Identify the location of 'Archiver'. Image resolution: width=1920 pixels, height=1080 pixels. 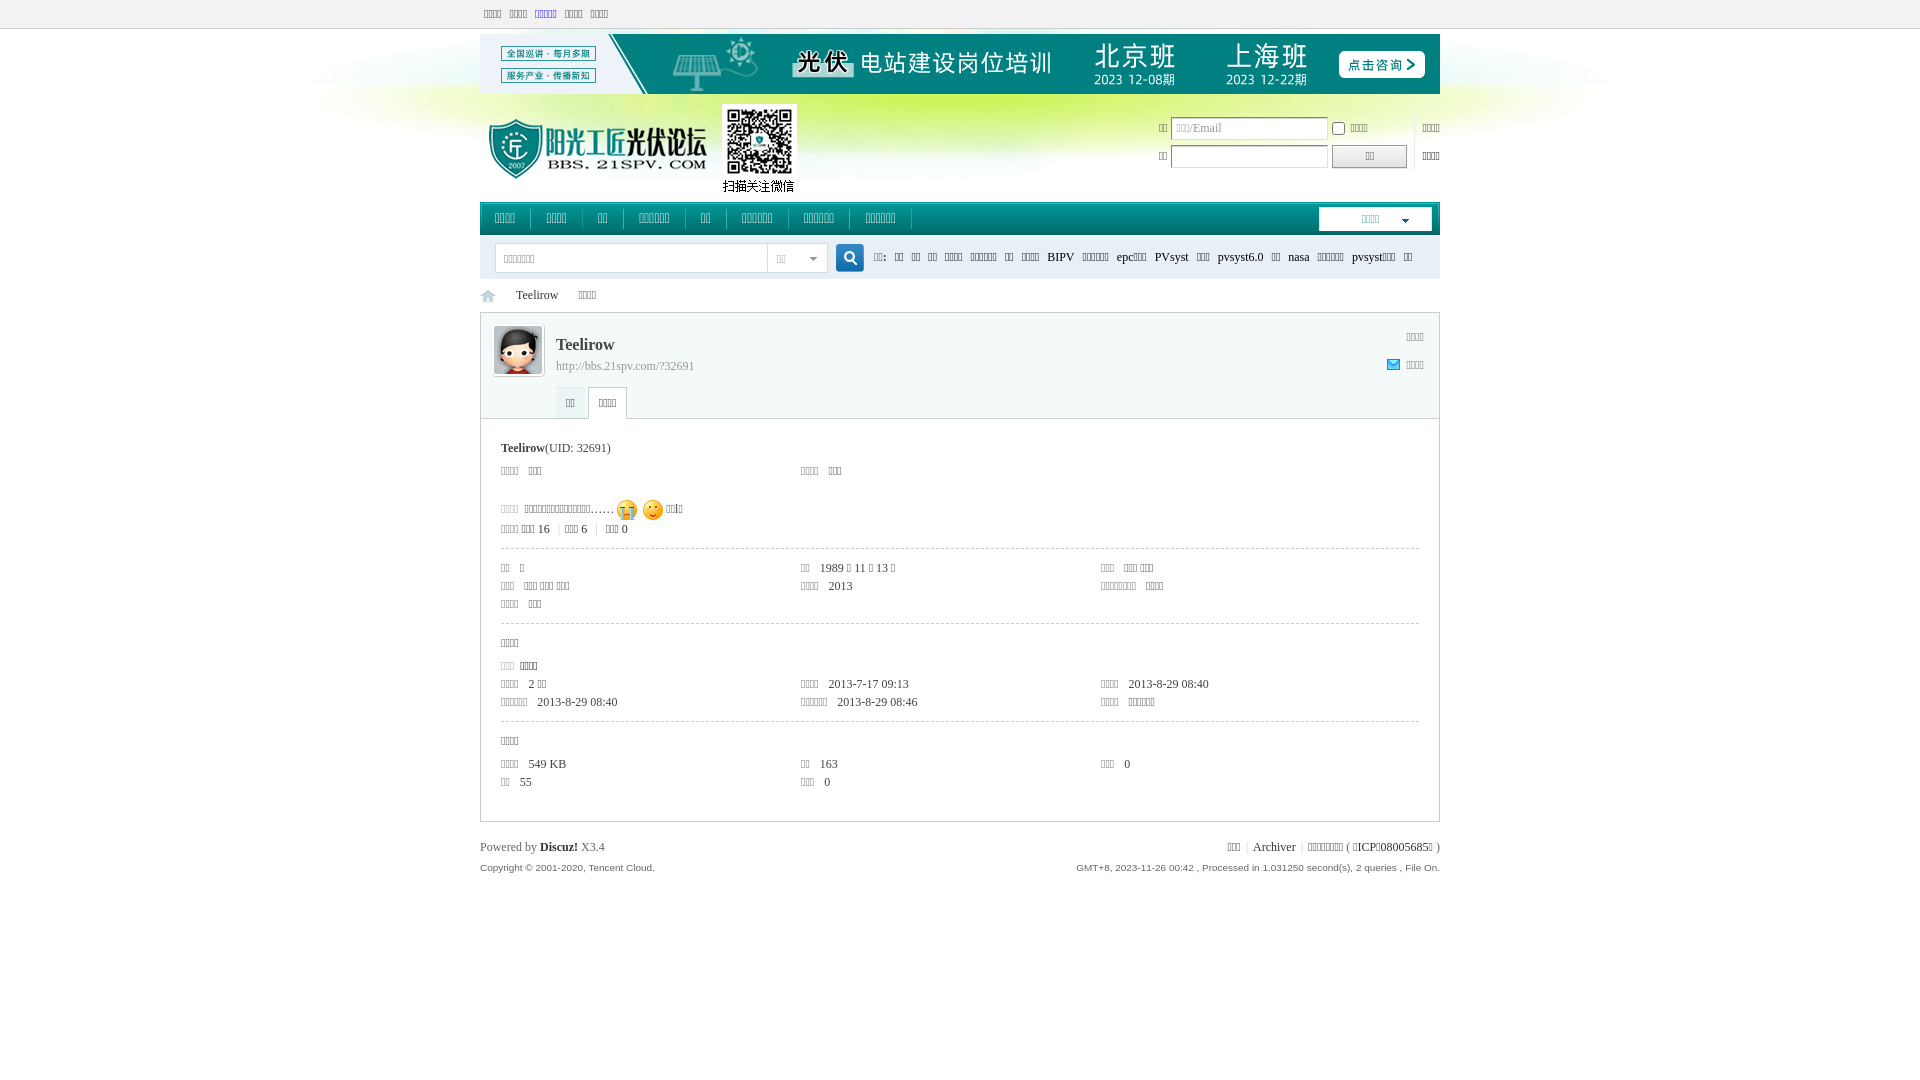
(1273, 847).